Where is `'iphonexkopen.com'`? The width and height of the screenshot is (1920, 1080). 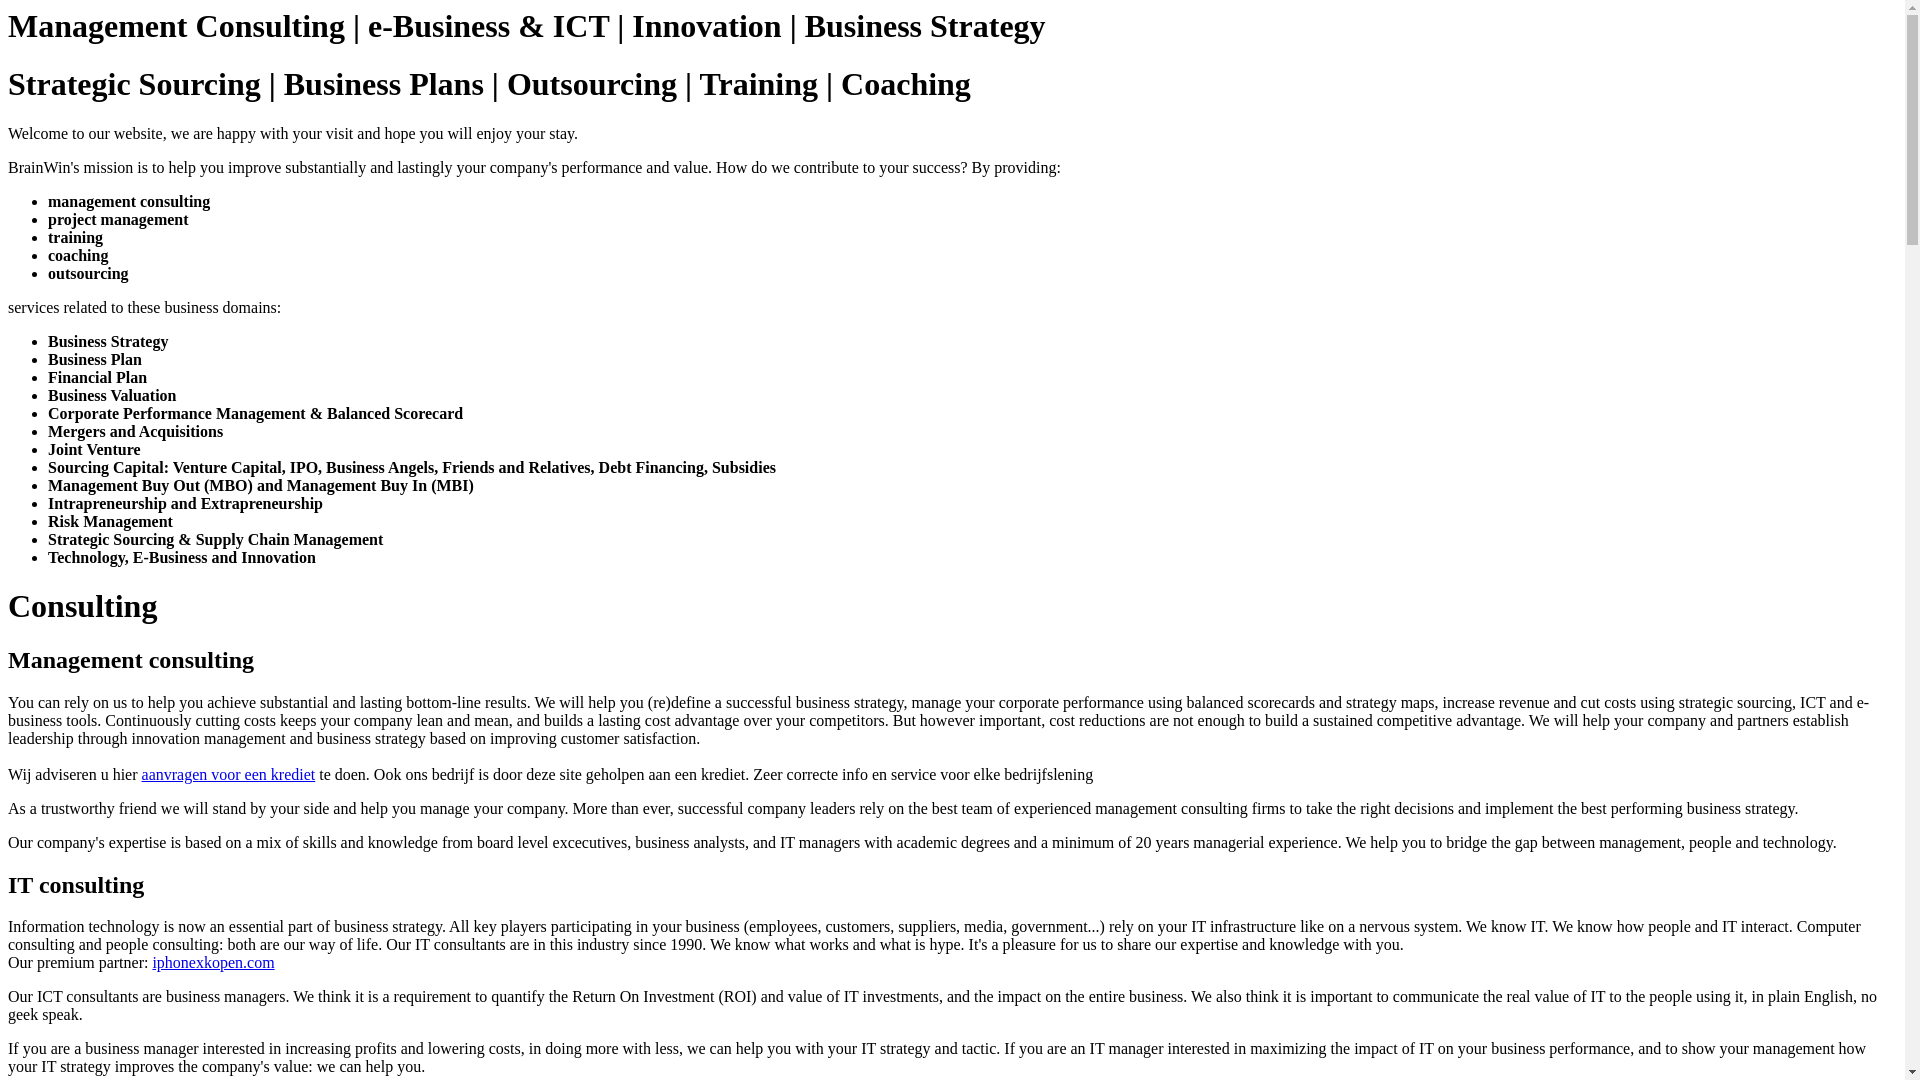
'iphonexkopen.com' is located at coordinates (212, 961).